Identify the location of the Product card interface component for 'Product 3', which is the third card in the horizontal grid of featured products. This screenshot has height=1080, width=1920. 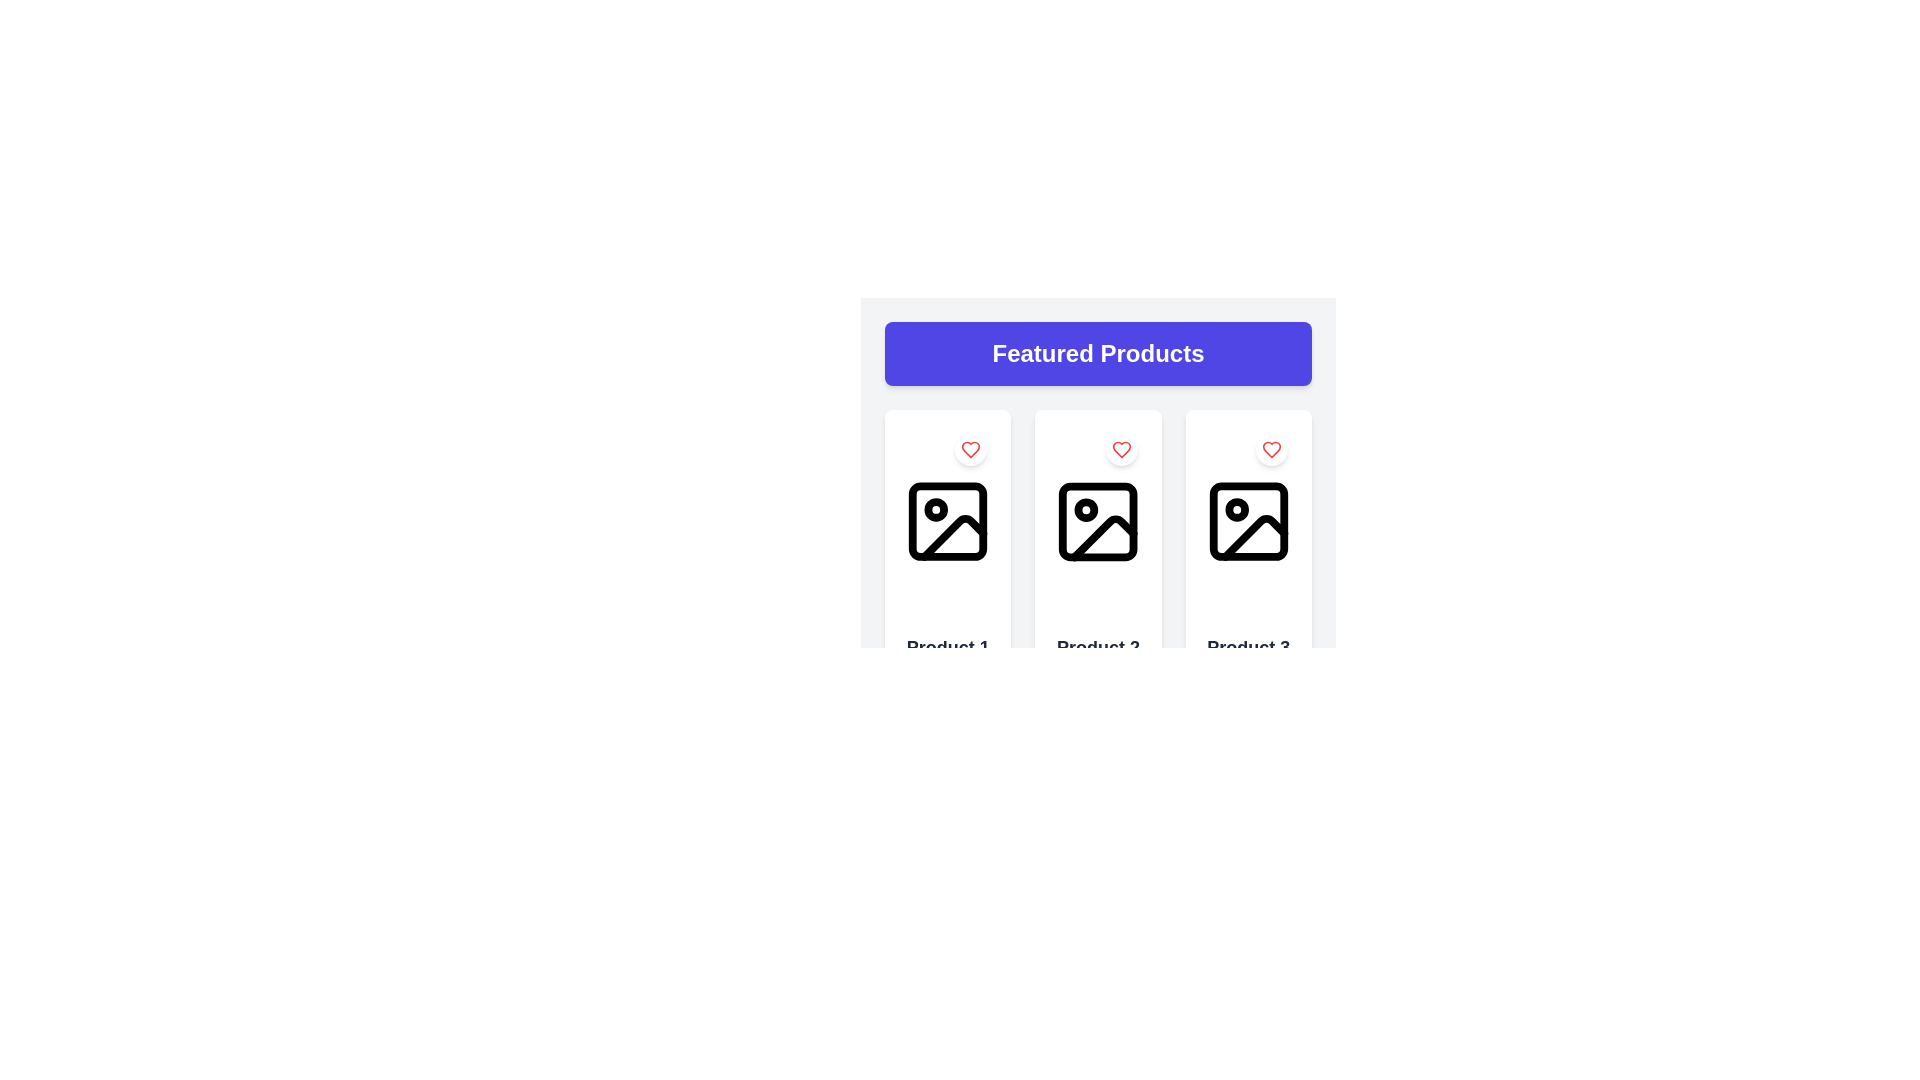
(1247, 620).